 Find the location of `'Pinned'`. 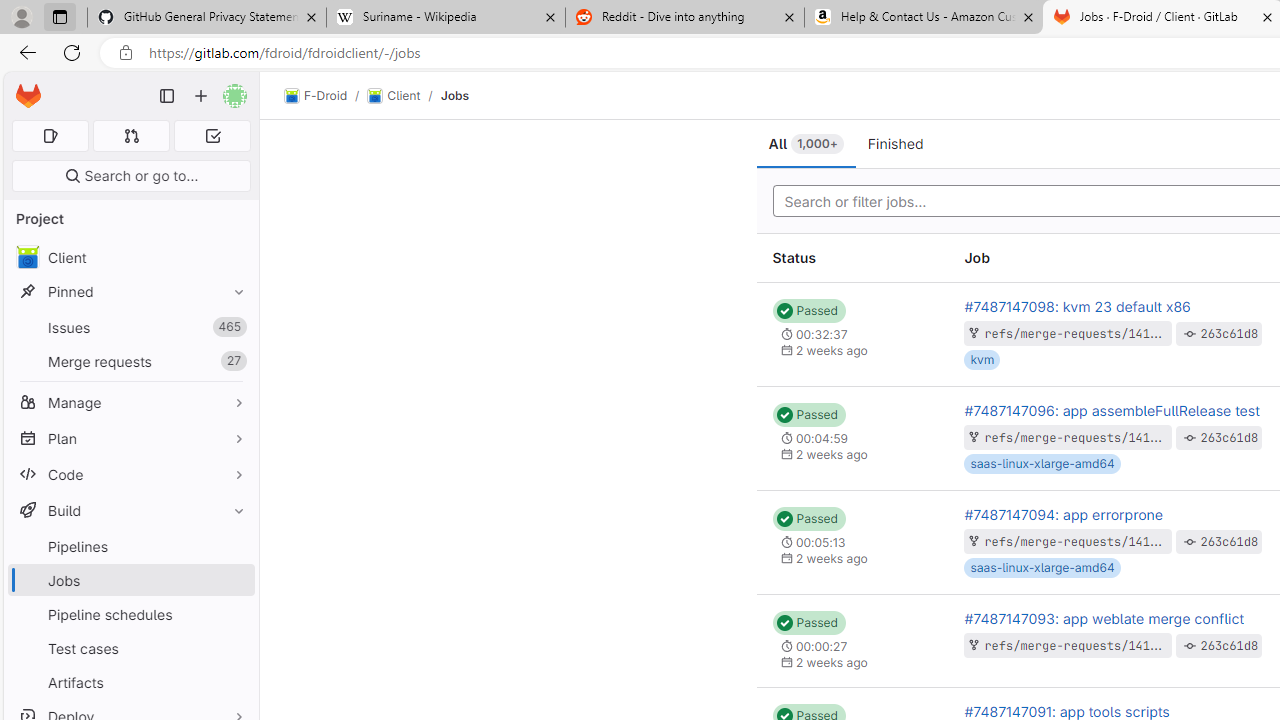

'Pinned' is located at coordinates (130, 291).